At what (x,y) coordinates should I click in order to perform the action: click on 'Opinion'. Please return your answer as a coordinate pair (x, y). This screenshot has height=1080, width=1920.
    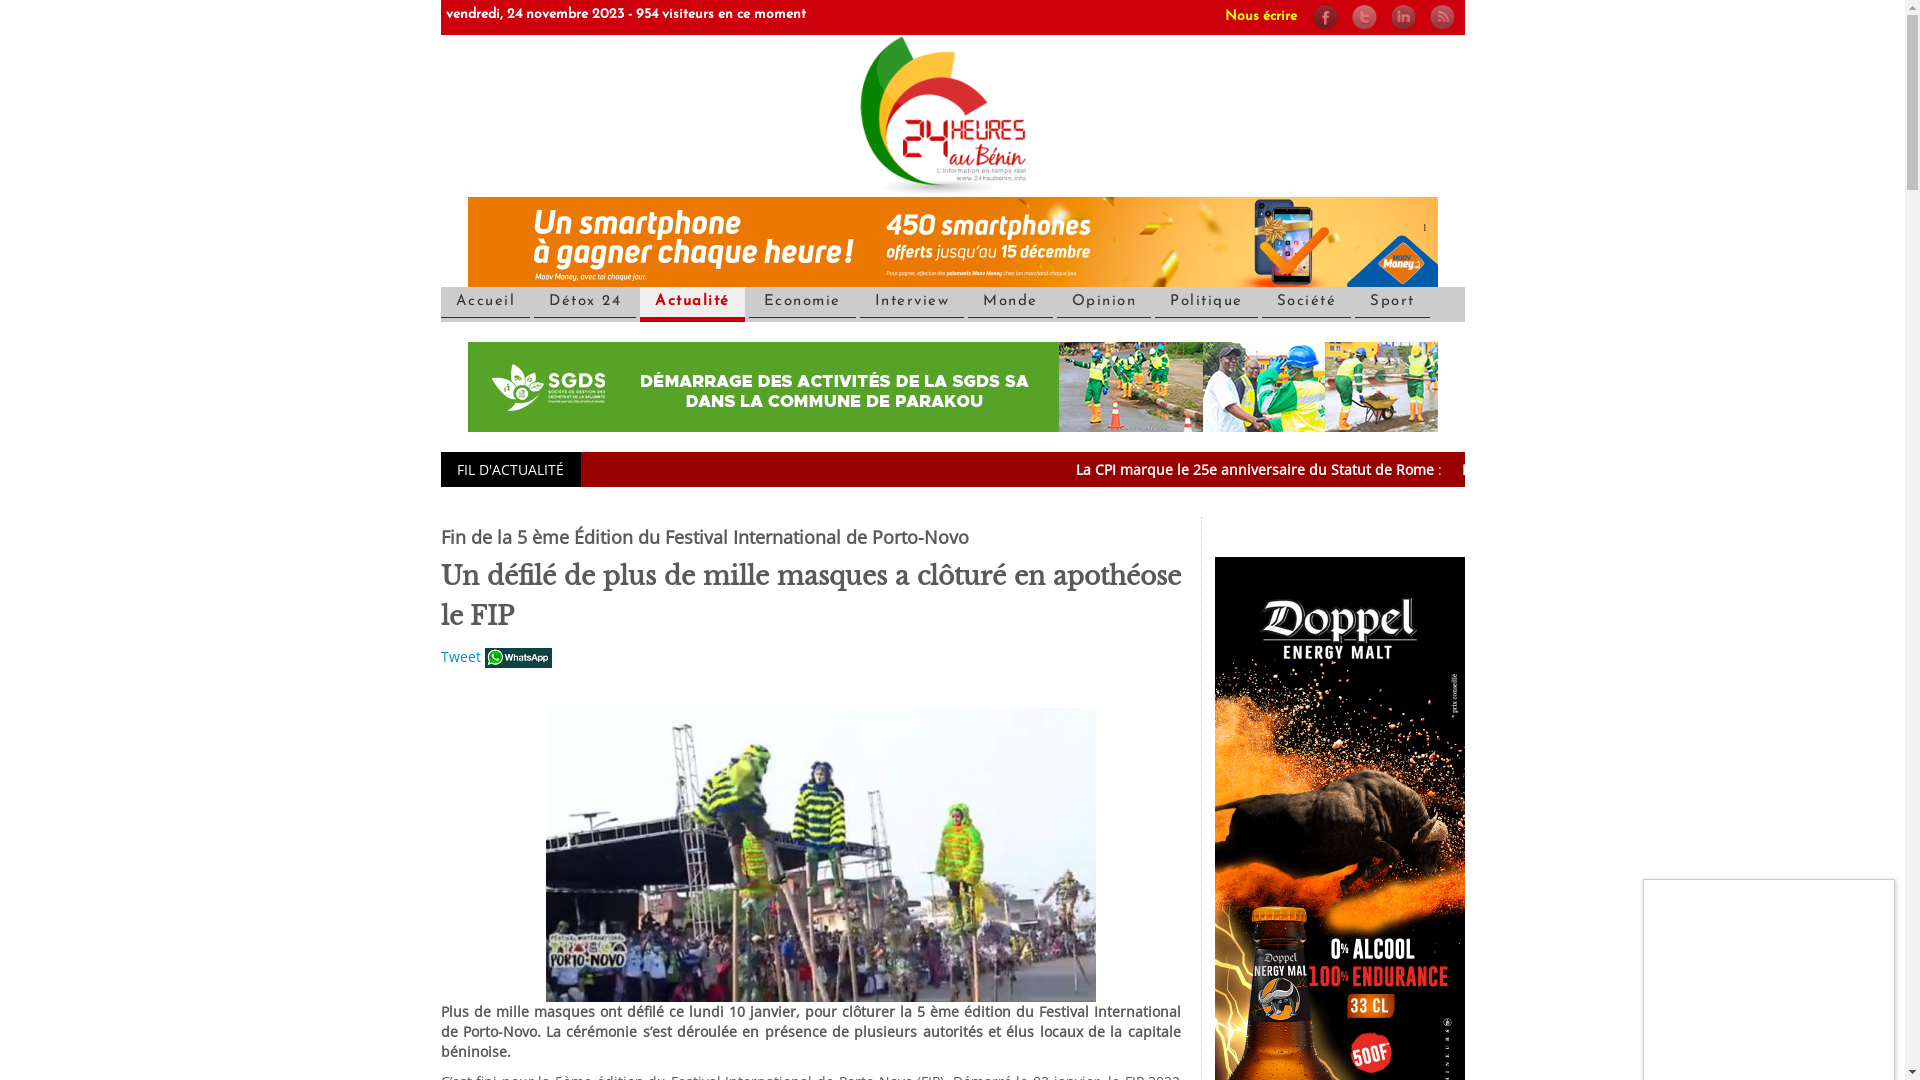
    Looking at the image, I should click on (1055, 302).